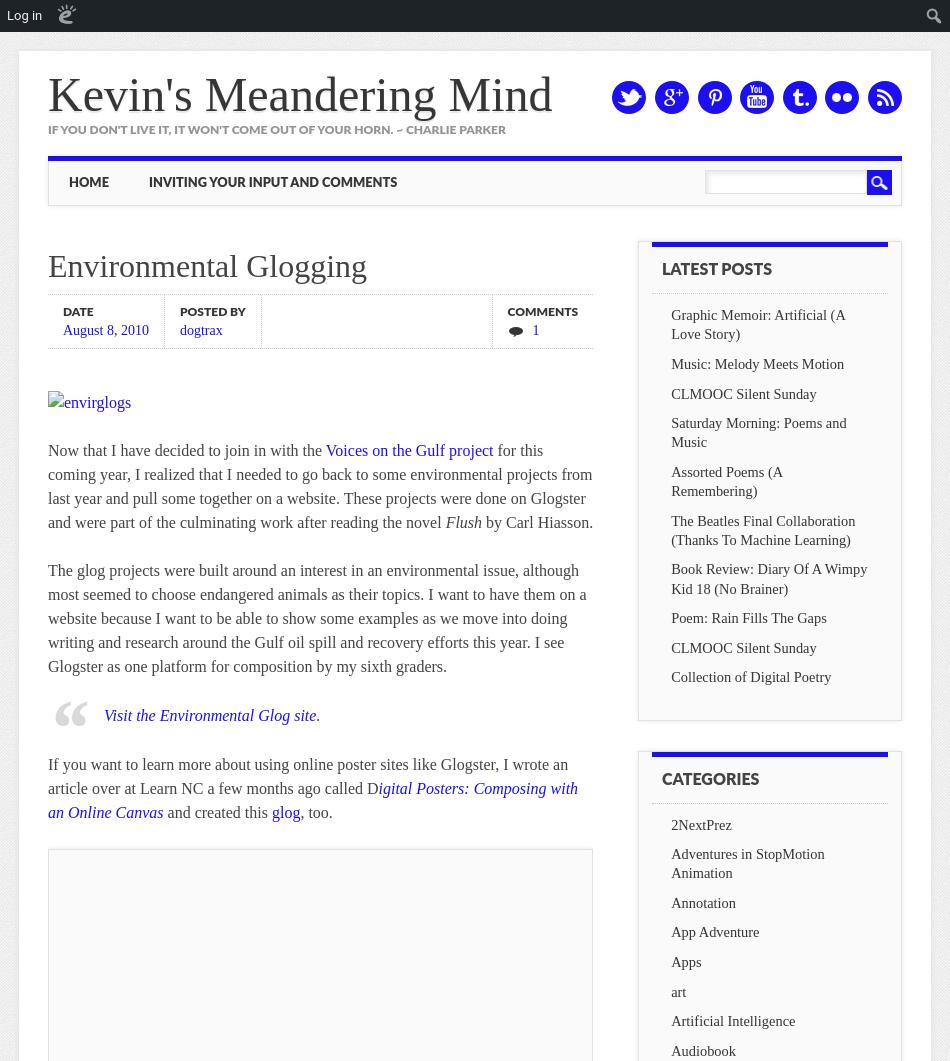  Describe the element at coordinates (299, 94) in the screenshot. I see `'Kevin's Meandering Mind'` at that location.